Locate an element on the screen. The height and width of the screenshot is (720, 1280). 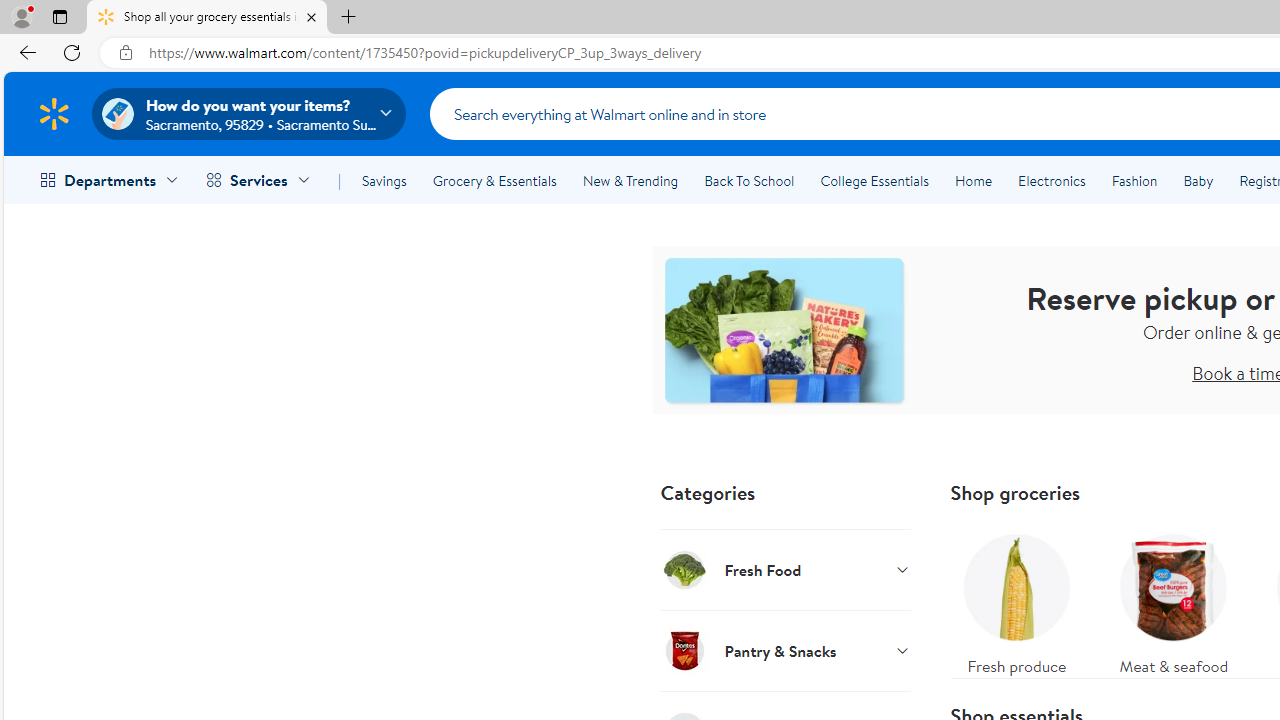
'Baby' is located at coordinates (1198, 181).